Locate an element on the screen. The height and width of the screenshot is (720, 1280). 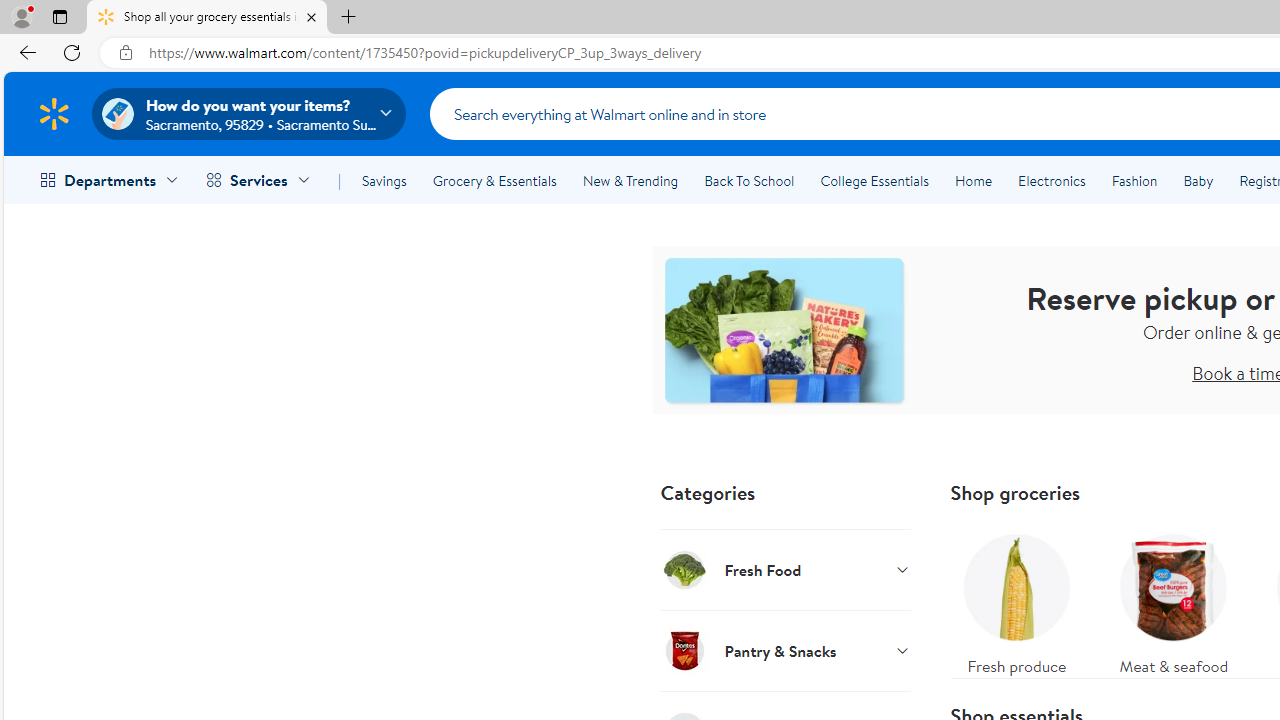
'Baby' is located at coordinates (1198, 181).